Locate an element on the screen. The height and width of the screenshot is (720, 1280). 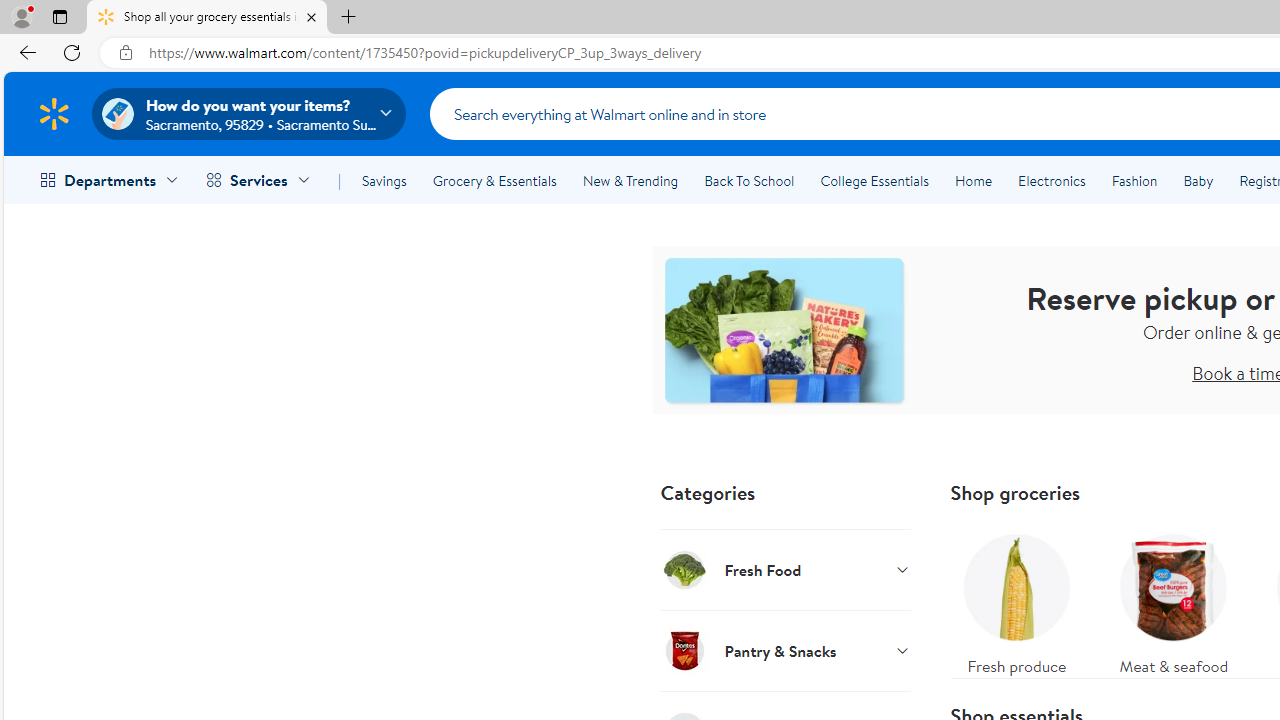
'Baby' is located at coordinates (1198, 181).